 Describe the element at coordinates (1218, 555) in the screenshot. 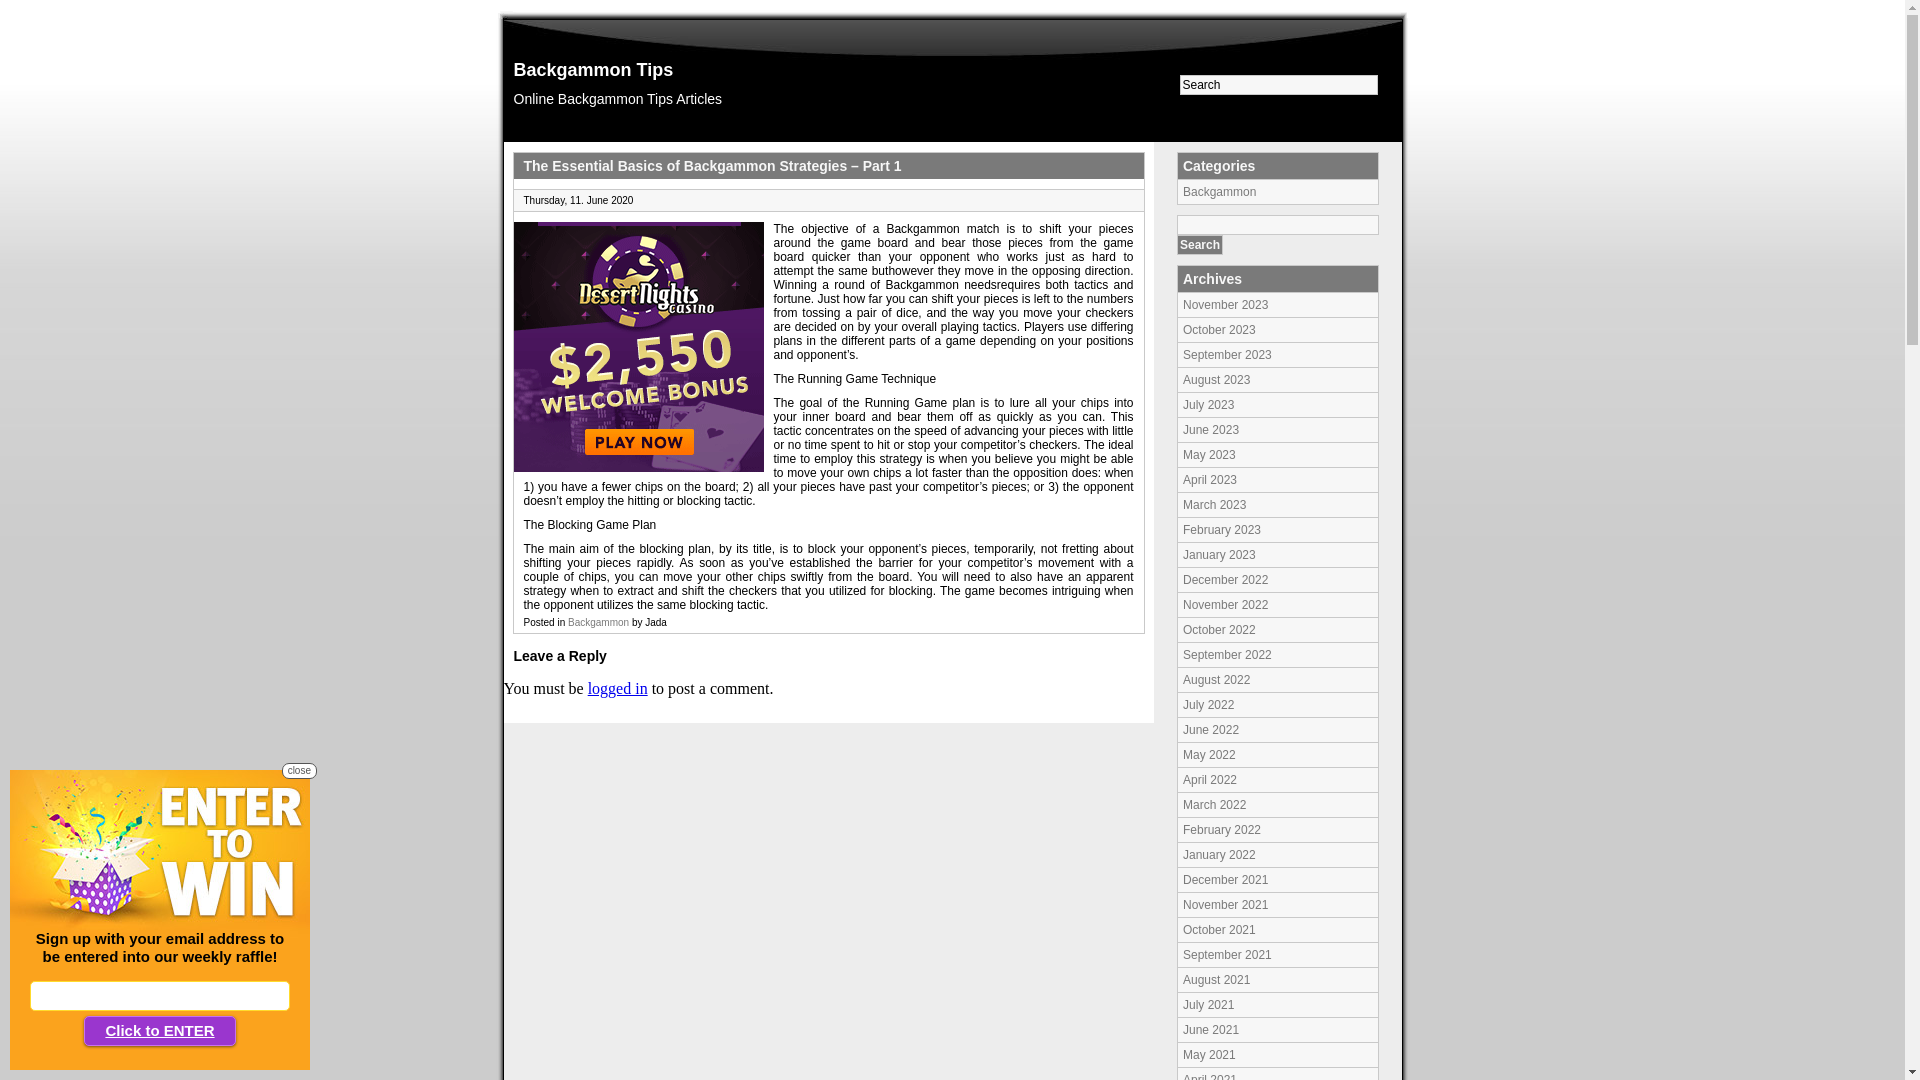

I see `'January 2023'` at that location.